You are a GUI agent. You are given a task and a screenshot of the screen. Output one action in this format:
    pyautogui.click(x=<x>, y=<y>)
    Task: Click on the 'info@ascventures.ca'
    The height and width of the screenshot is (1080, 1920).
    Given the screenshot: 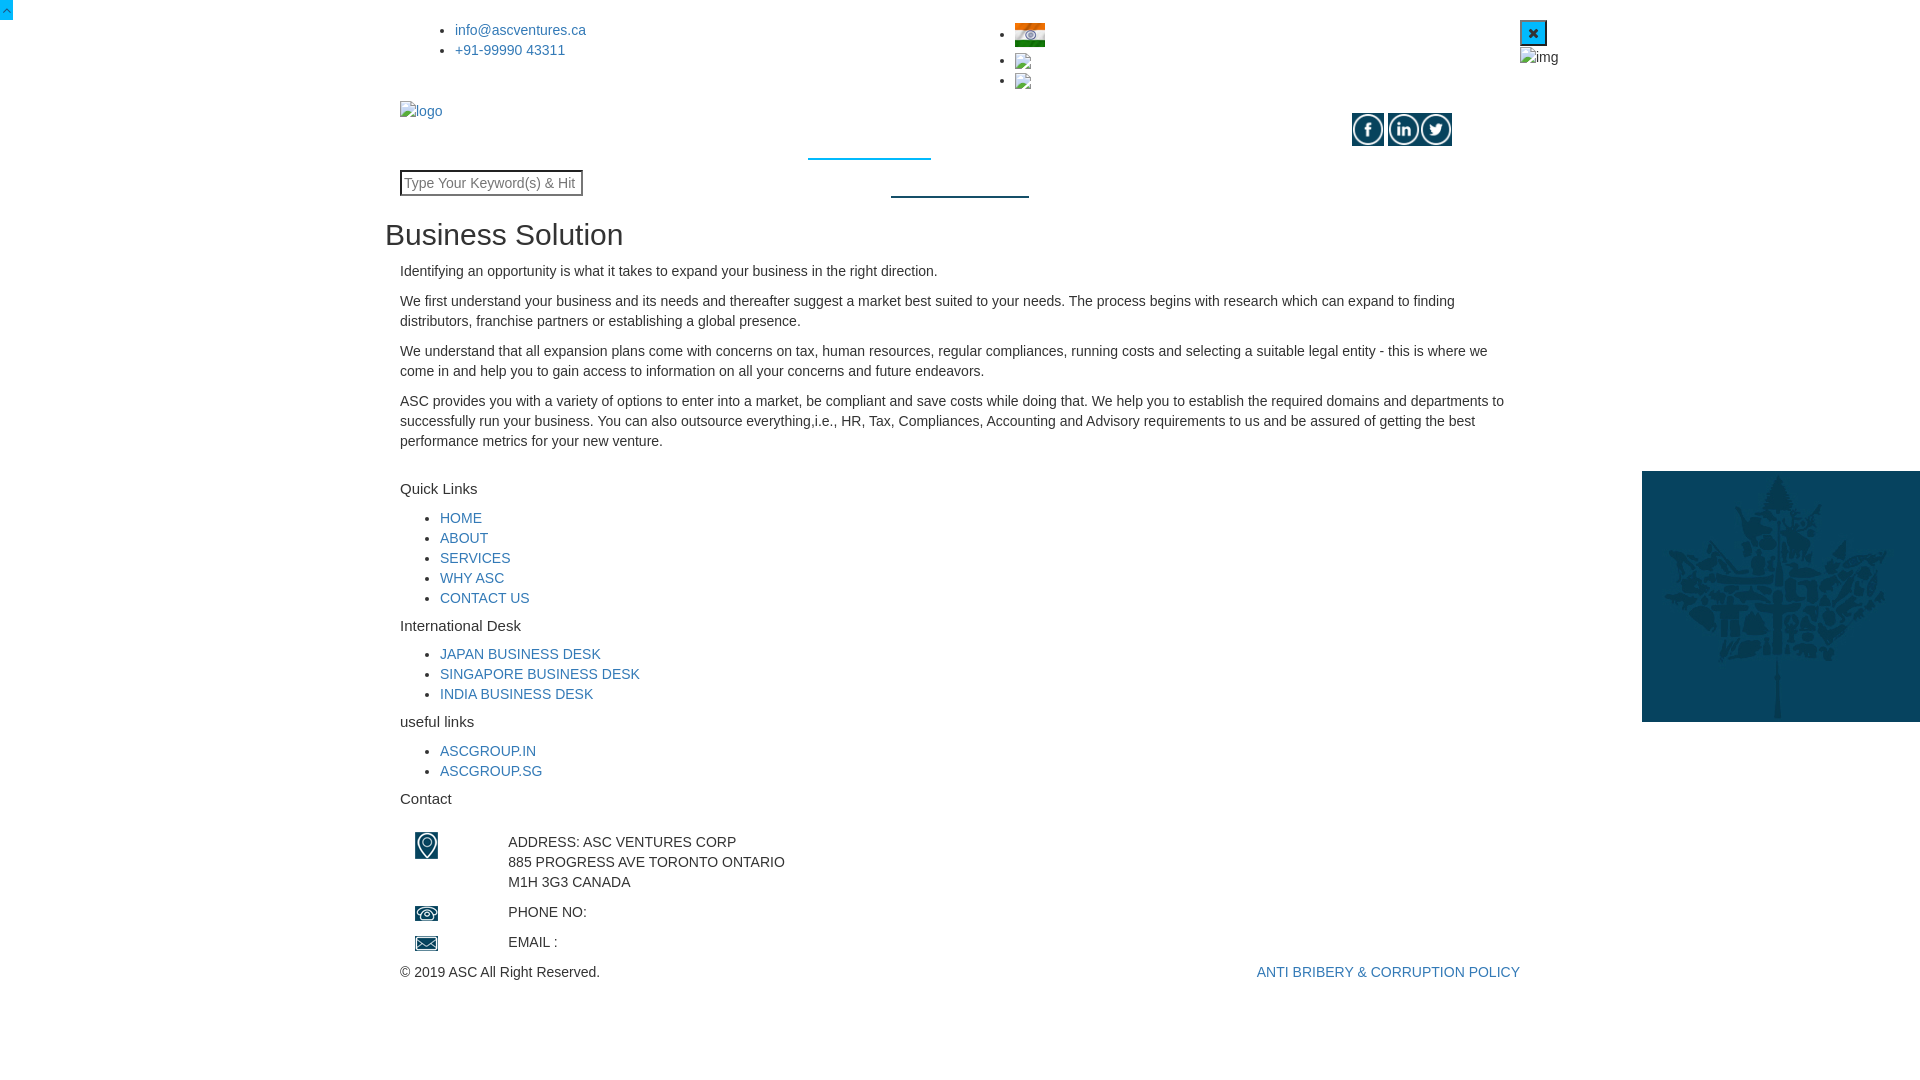 What is the action you would take?
    pyautogui.click(x=454, y=30)
    